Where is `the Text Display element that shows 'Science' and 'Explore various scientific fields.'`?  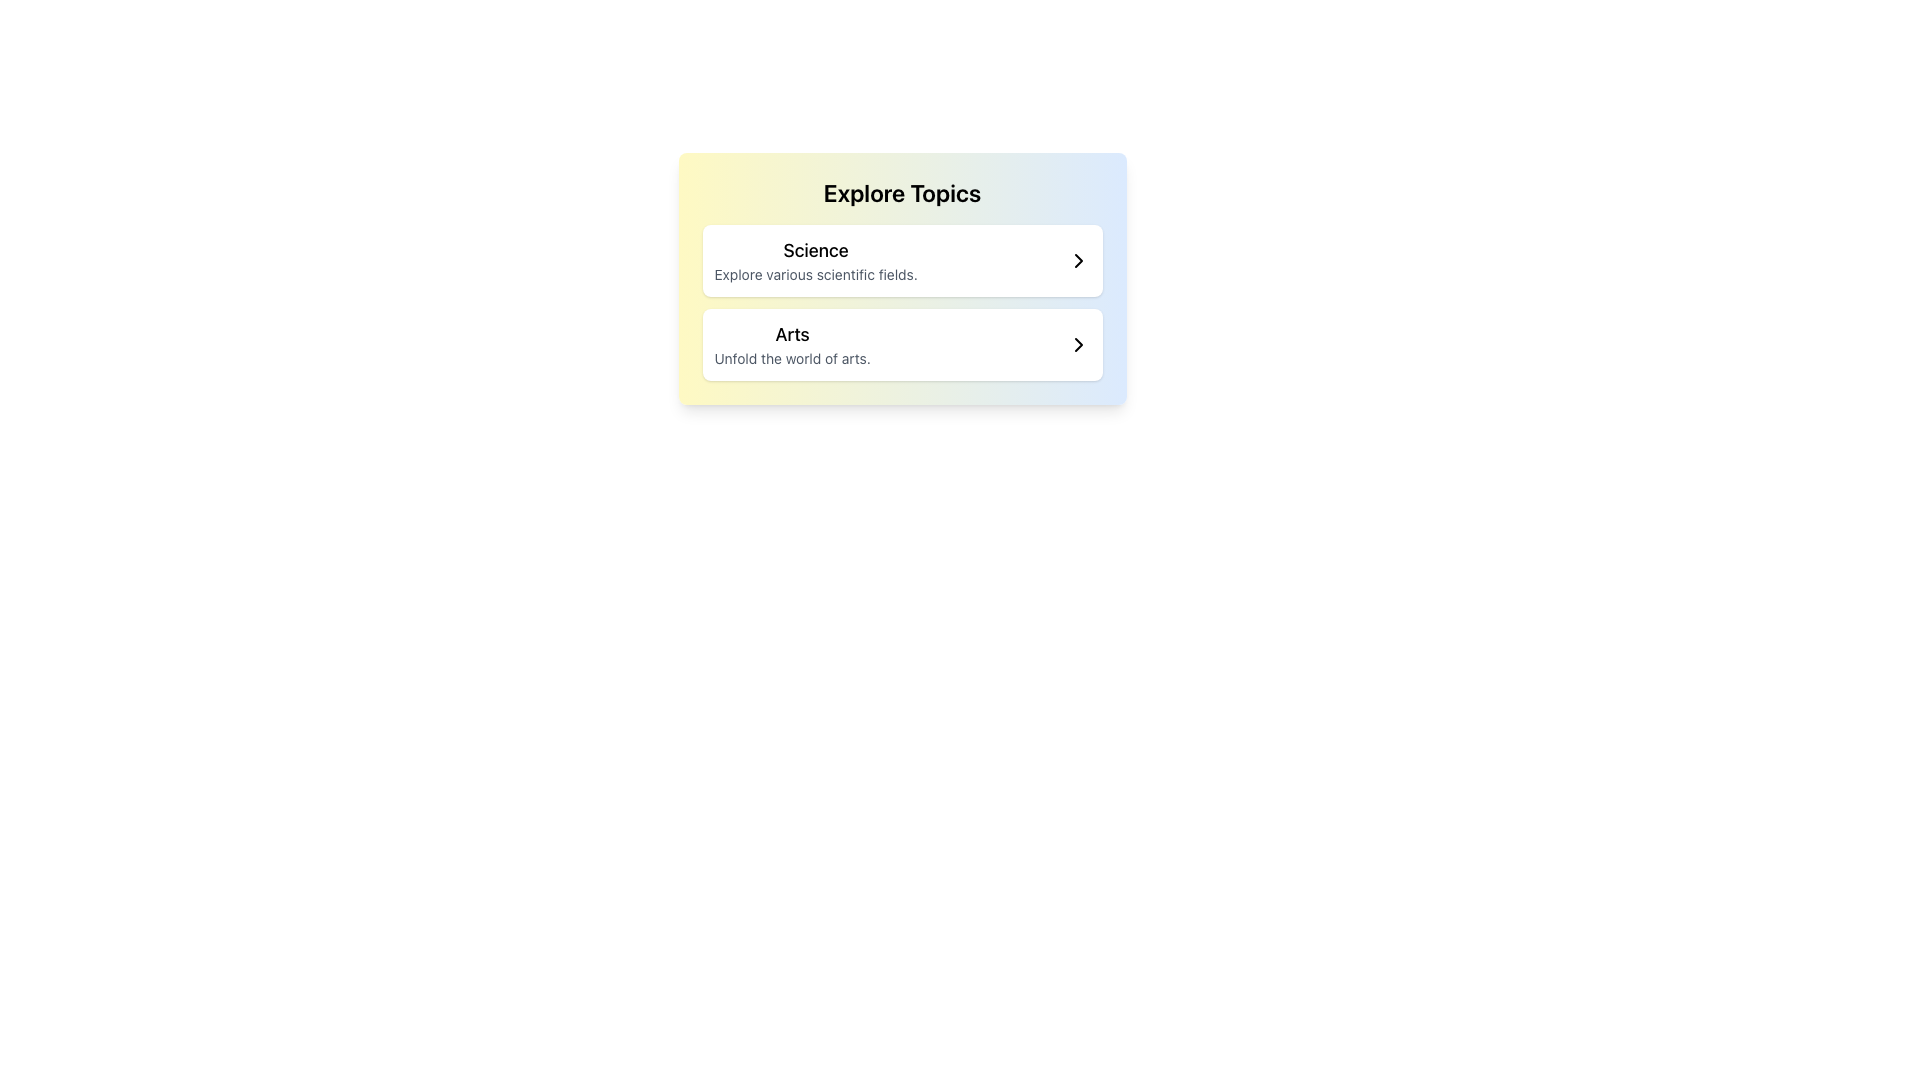 the Text Display element that shows 'Science' and 'Explore various scientific fields.' is located at coordinates (816, 260).